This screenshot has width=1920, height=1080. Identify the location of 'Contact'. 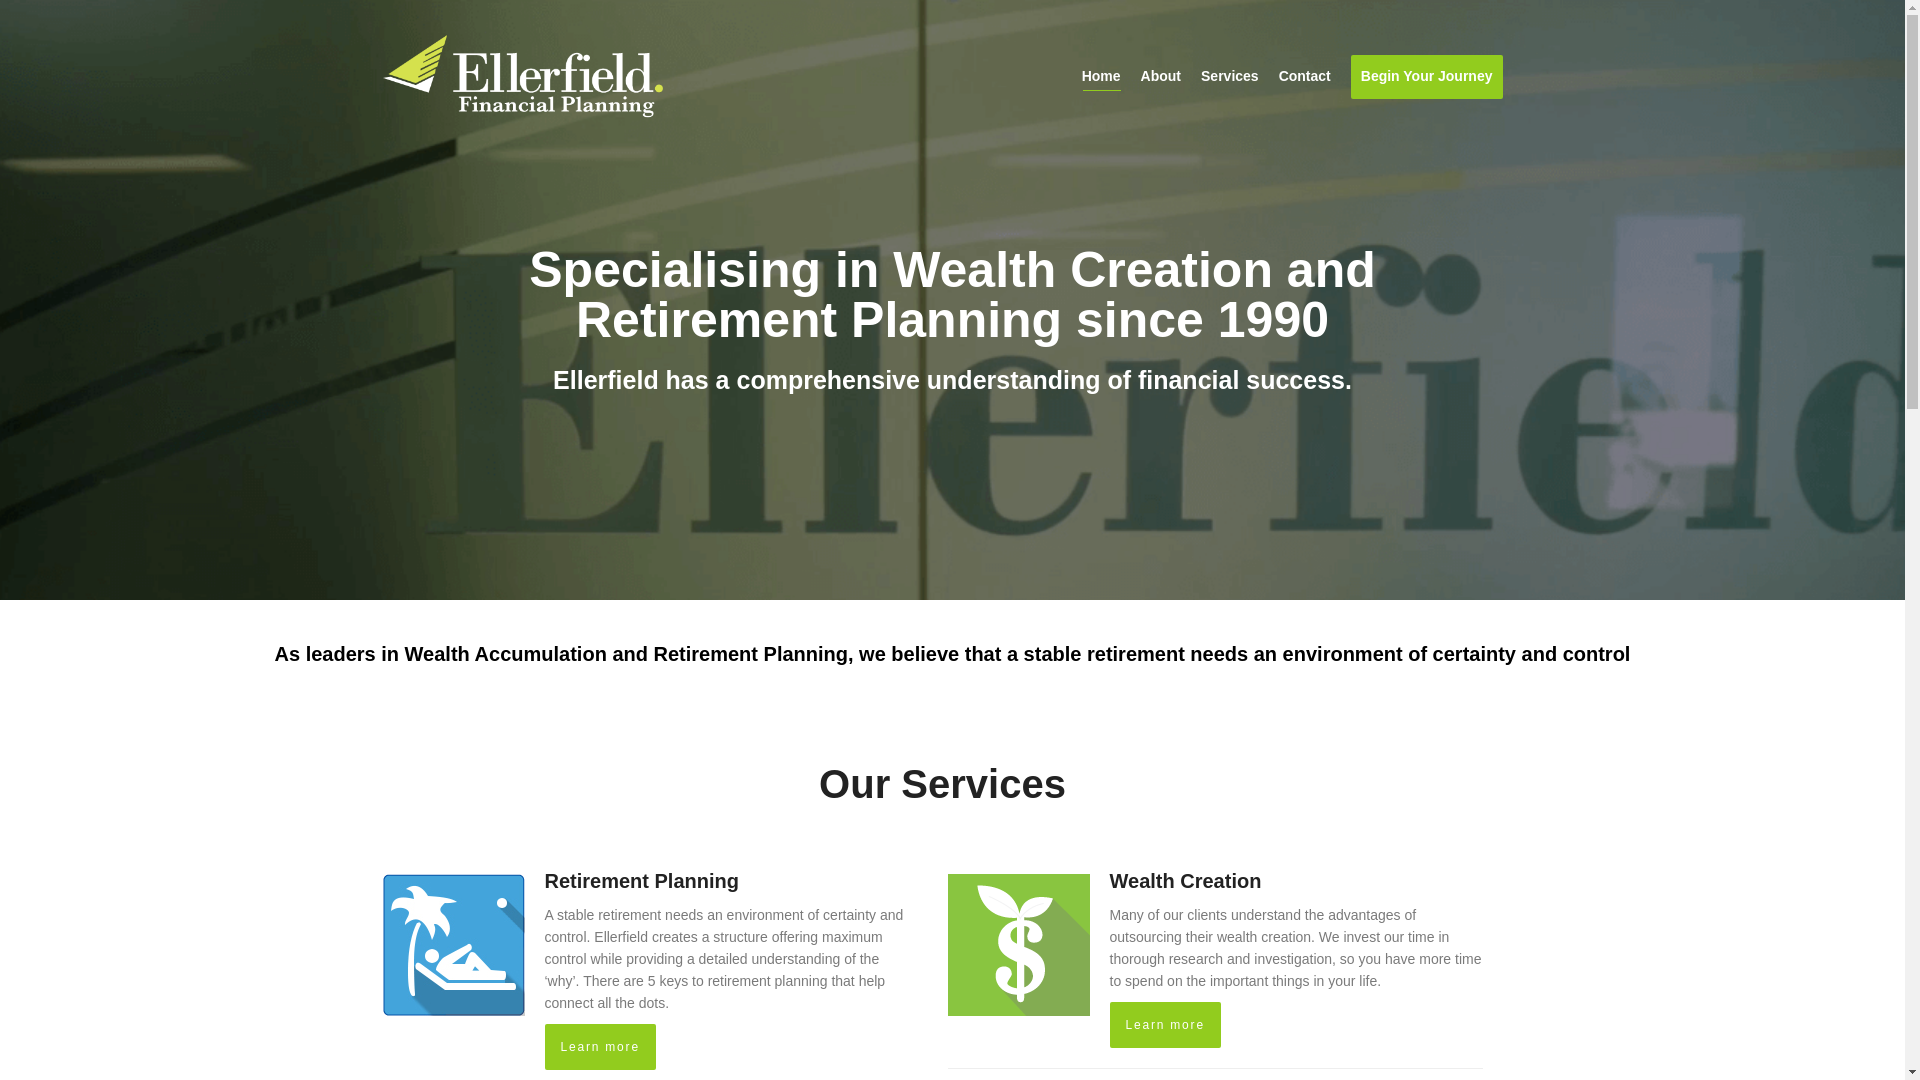
(1277, 76).